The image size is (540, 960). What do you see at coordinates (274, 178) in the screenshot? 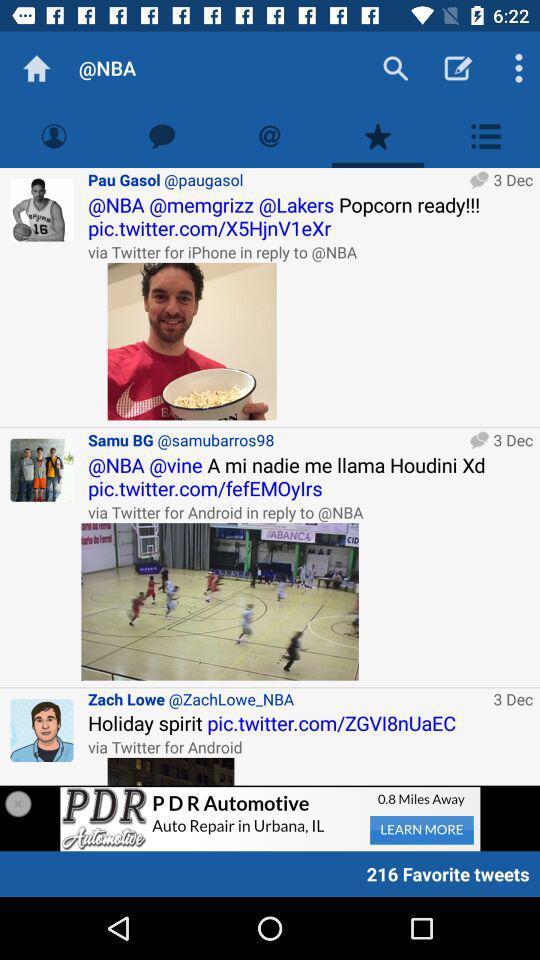
I see `pau gasol @paugasol item` at bounding box center [274, 178].